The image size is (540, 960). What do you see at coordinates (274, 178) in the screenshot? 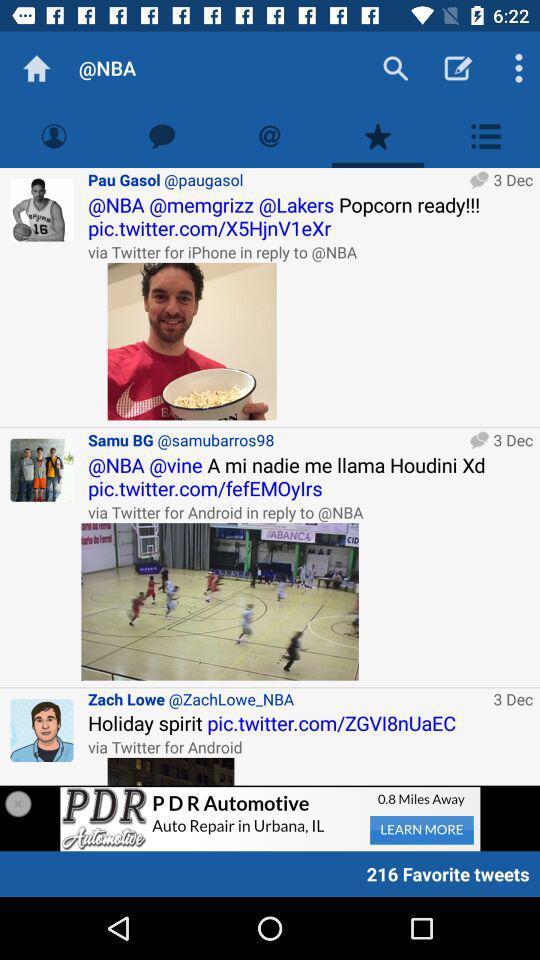
I see `pau gasol @paugasol item` at bounding box center [274, 178].